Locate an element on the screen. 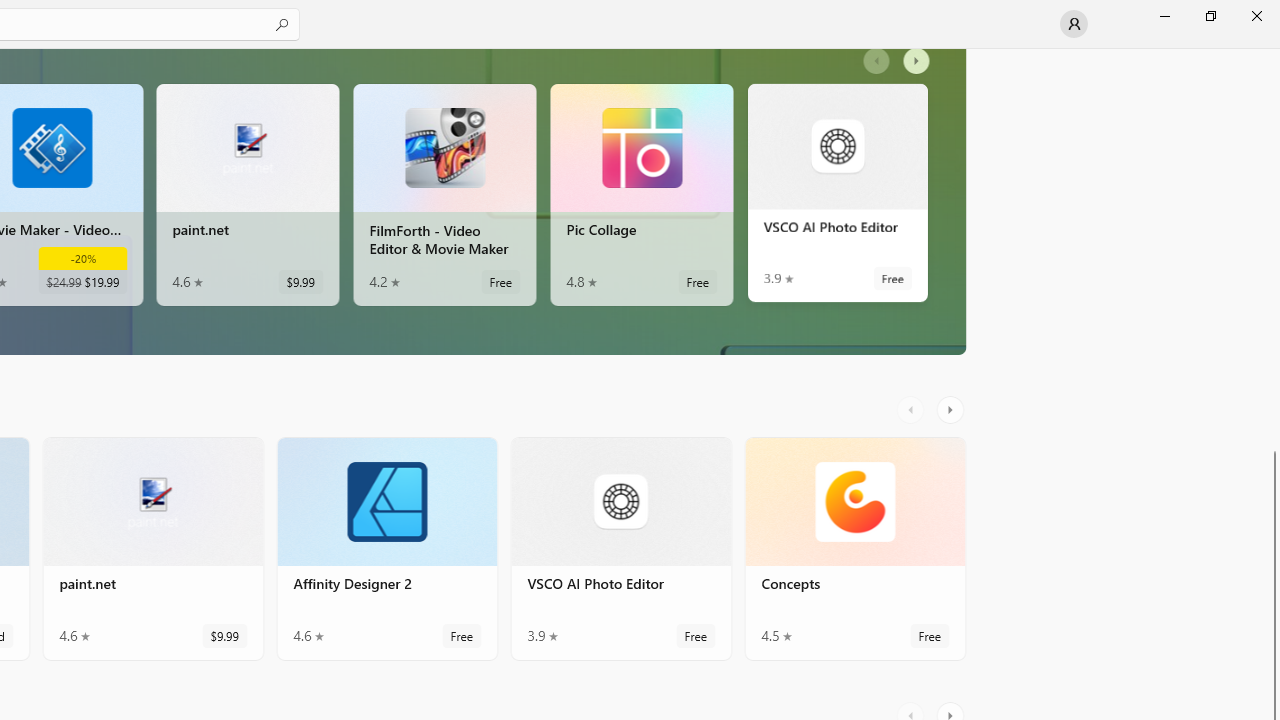 Image resolution: width=1280 pixels, height=720 pixels. 'Concepts. Average rating of 4.5 out of five stars. Free  ' is located at coordinates (855, 549).